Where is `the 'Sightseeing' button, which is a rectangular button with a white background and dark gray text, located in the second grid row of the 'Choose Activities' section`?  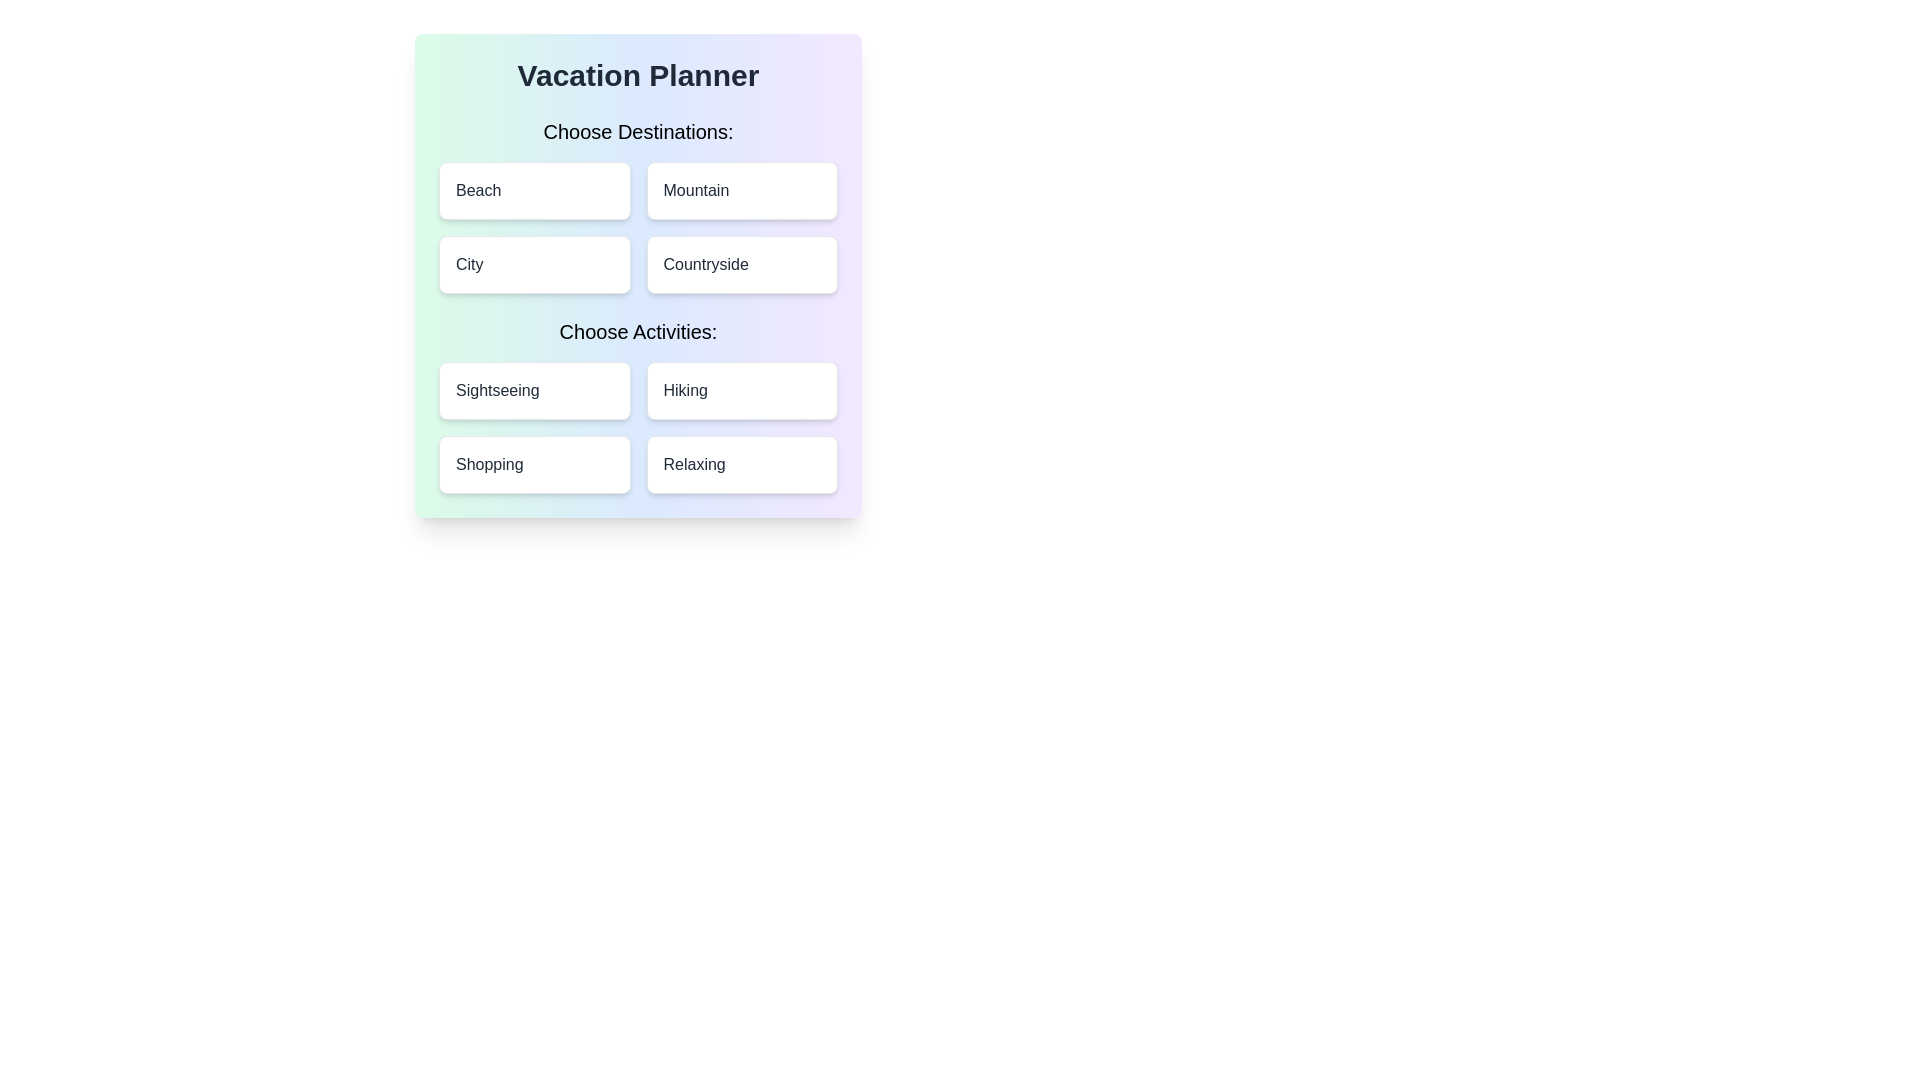
the 'Sightseeing' button, which is a rectangular button with a white background and dark gray text, located in the second grid row of the 'Choose Activities' section is located at coordinates (534, 390).